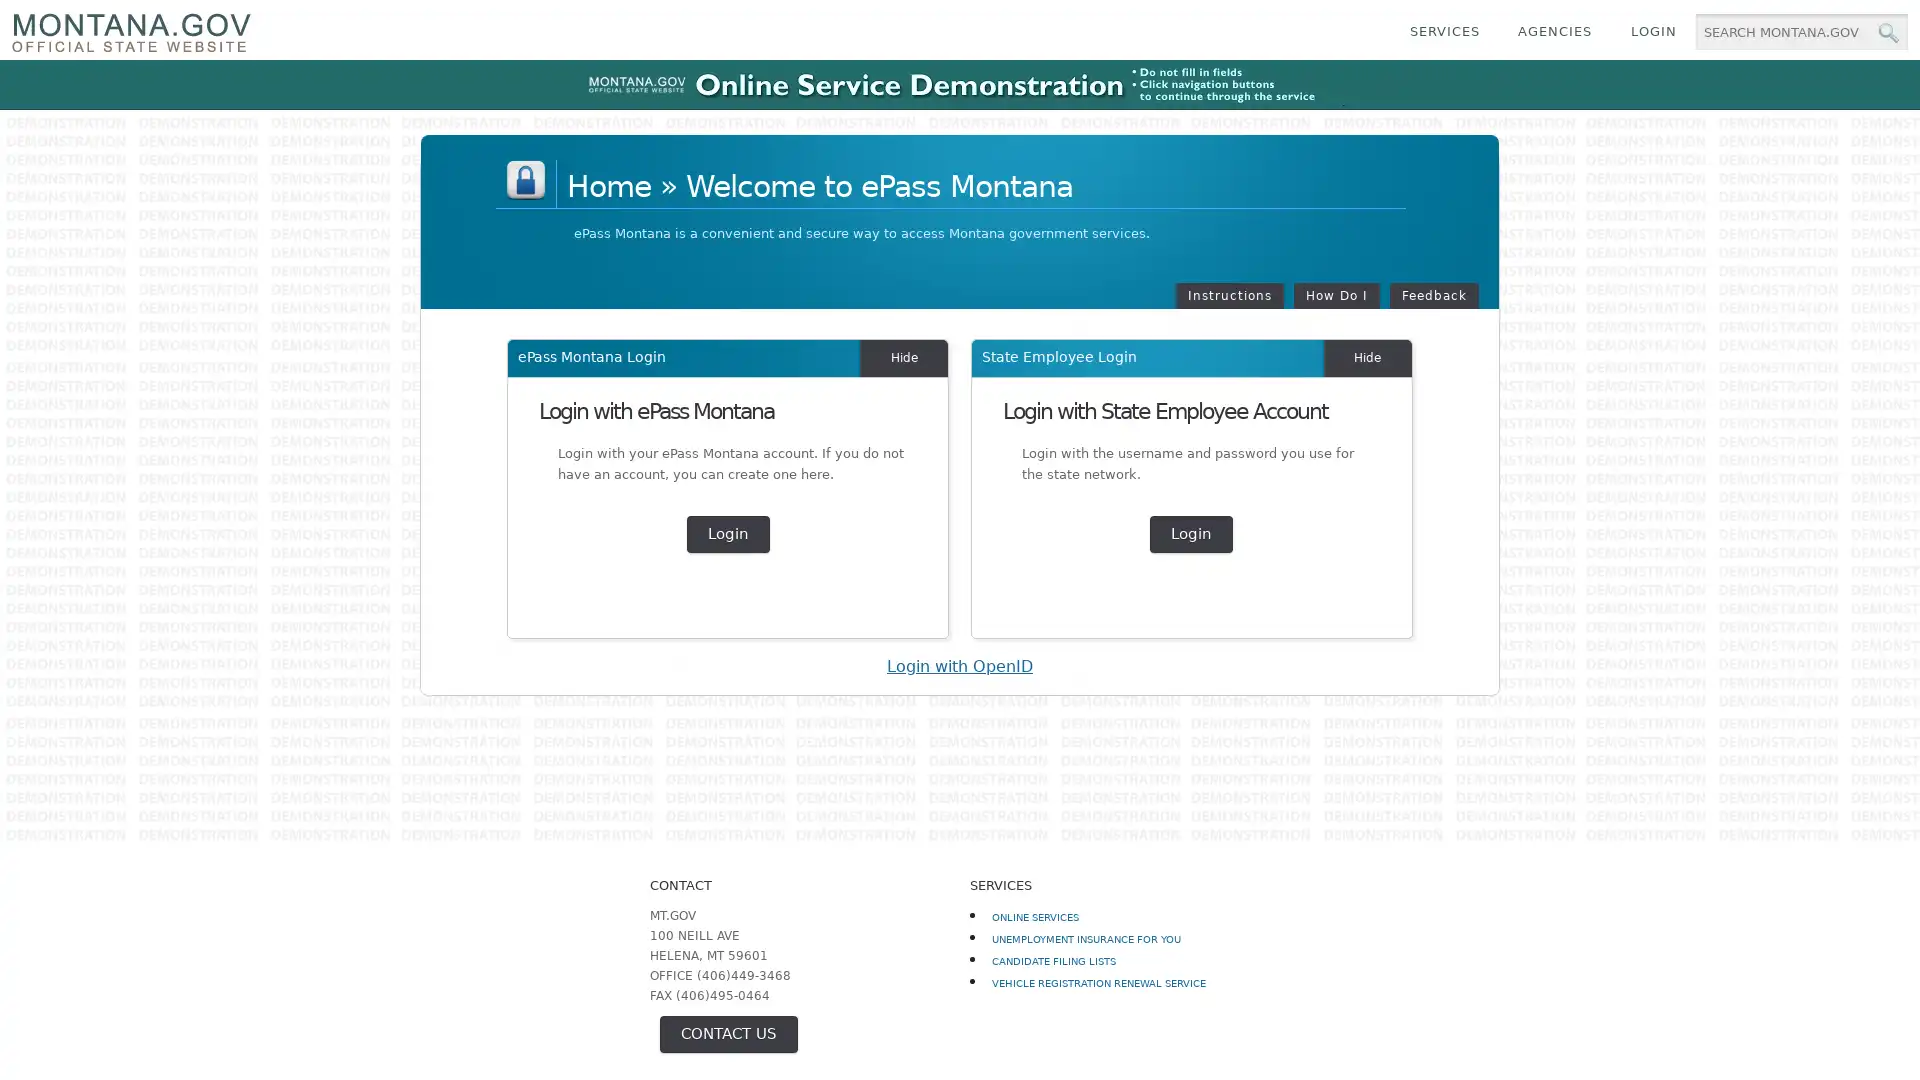 This screenshot has width=1920, height=1080. What do you see at coordinates (1886, 33) in the screenshot?
I see `MT.gov Search Button` at bounding box center [1886, 33].